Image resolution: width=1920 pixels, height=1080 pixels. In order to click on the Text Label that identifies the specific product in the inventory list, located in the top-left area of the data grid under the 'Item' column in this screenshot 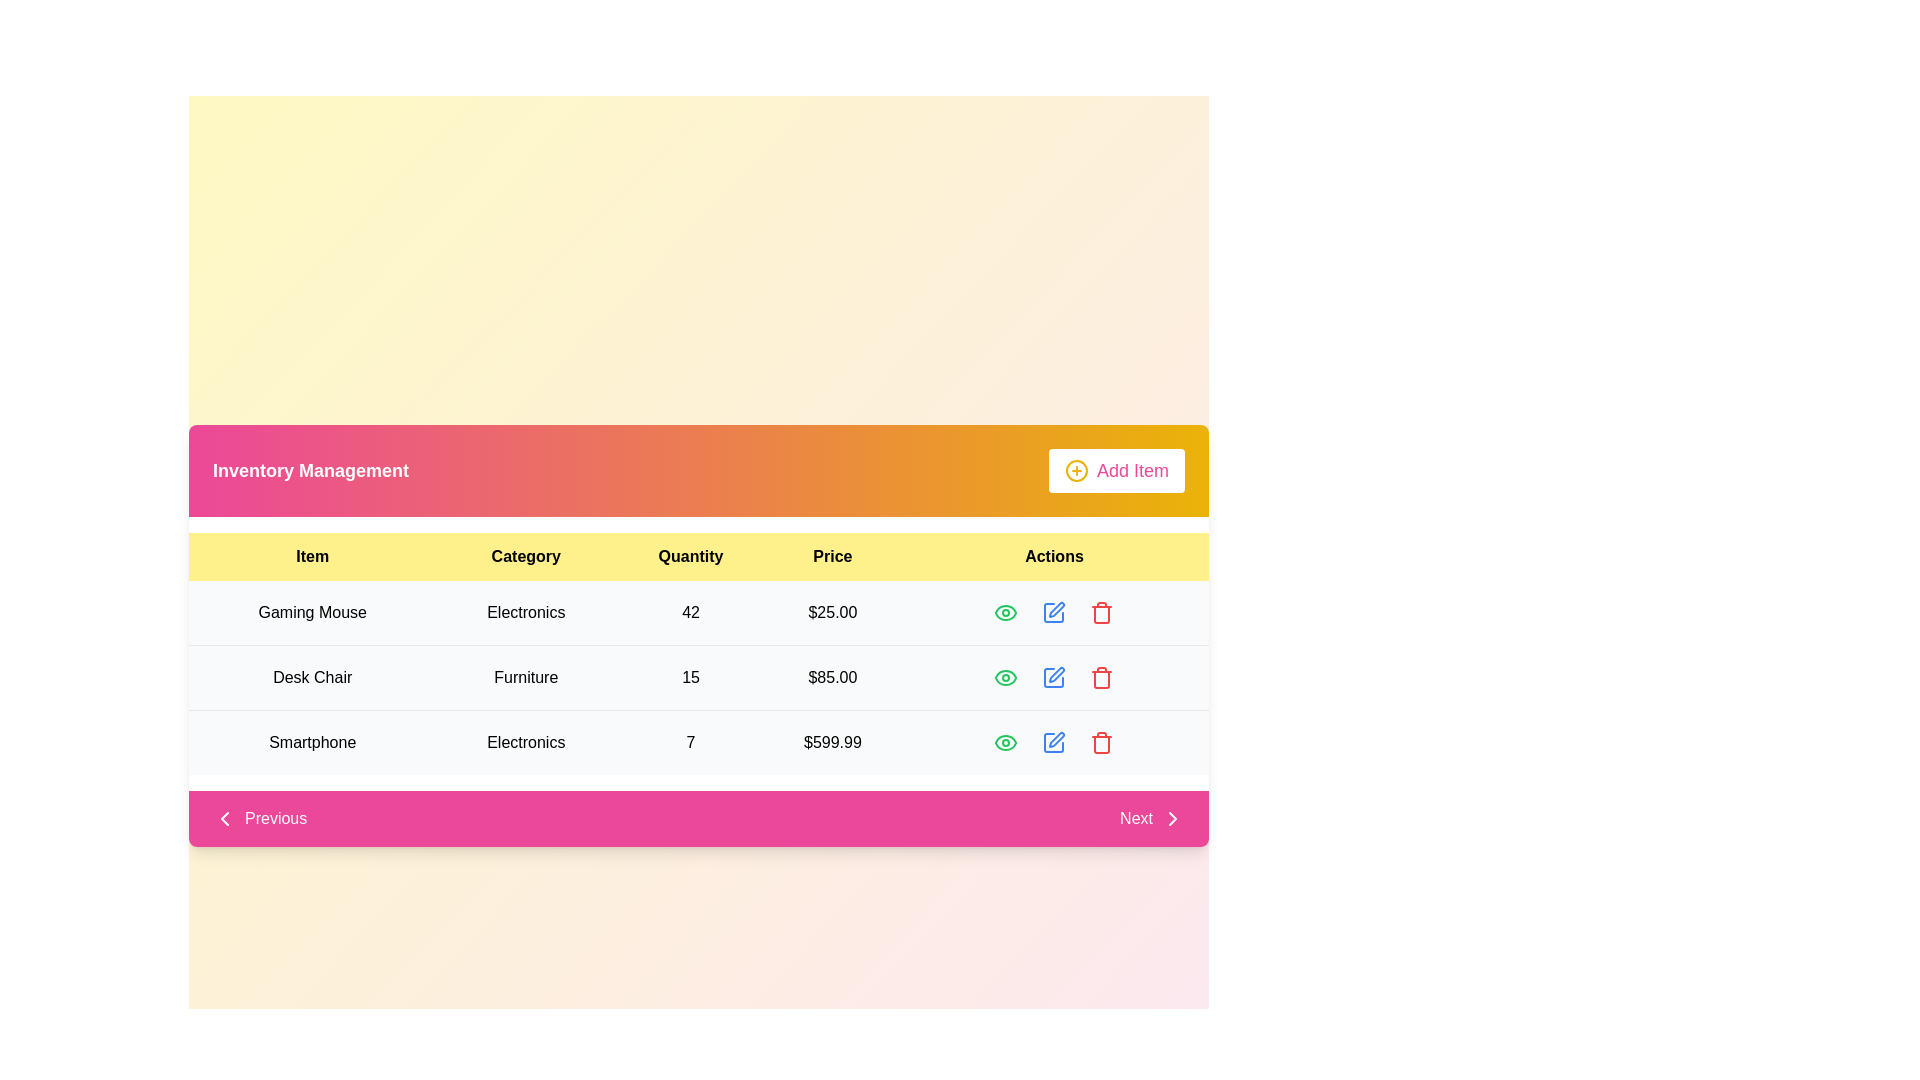, I will do `click(311, 612)`.